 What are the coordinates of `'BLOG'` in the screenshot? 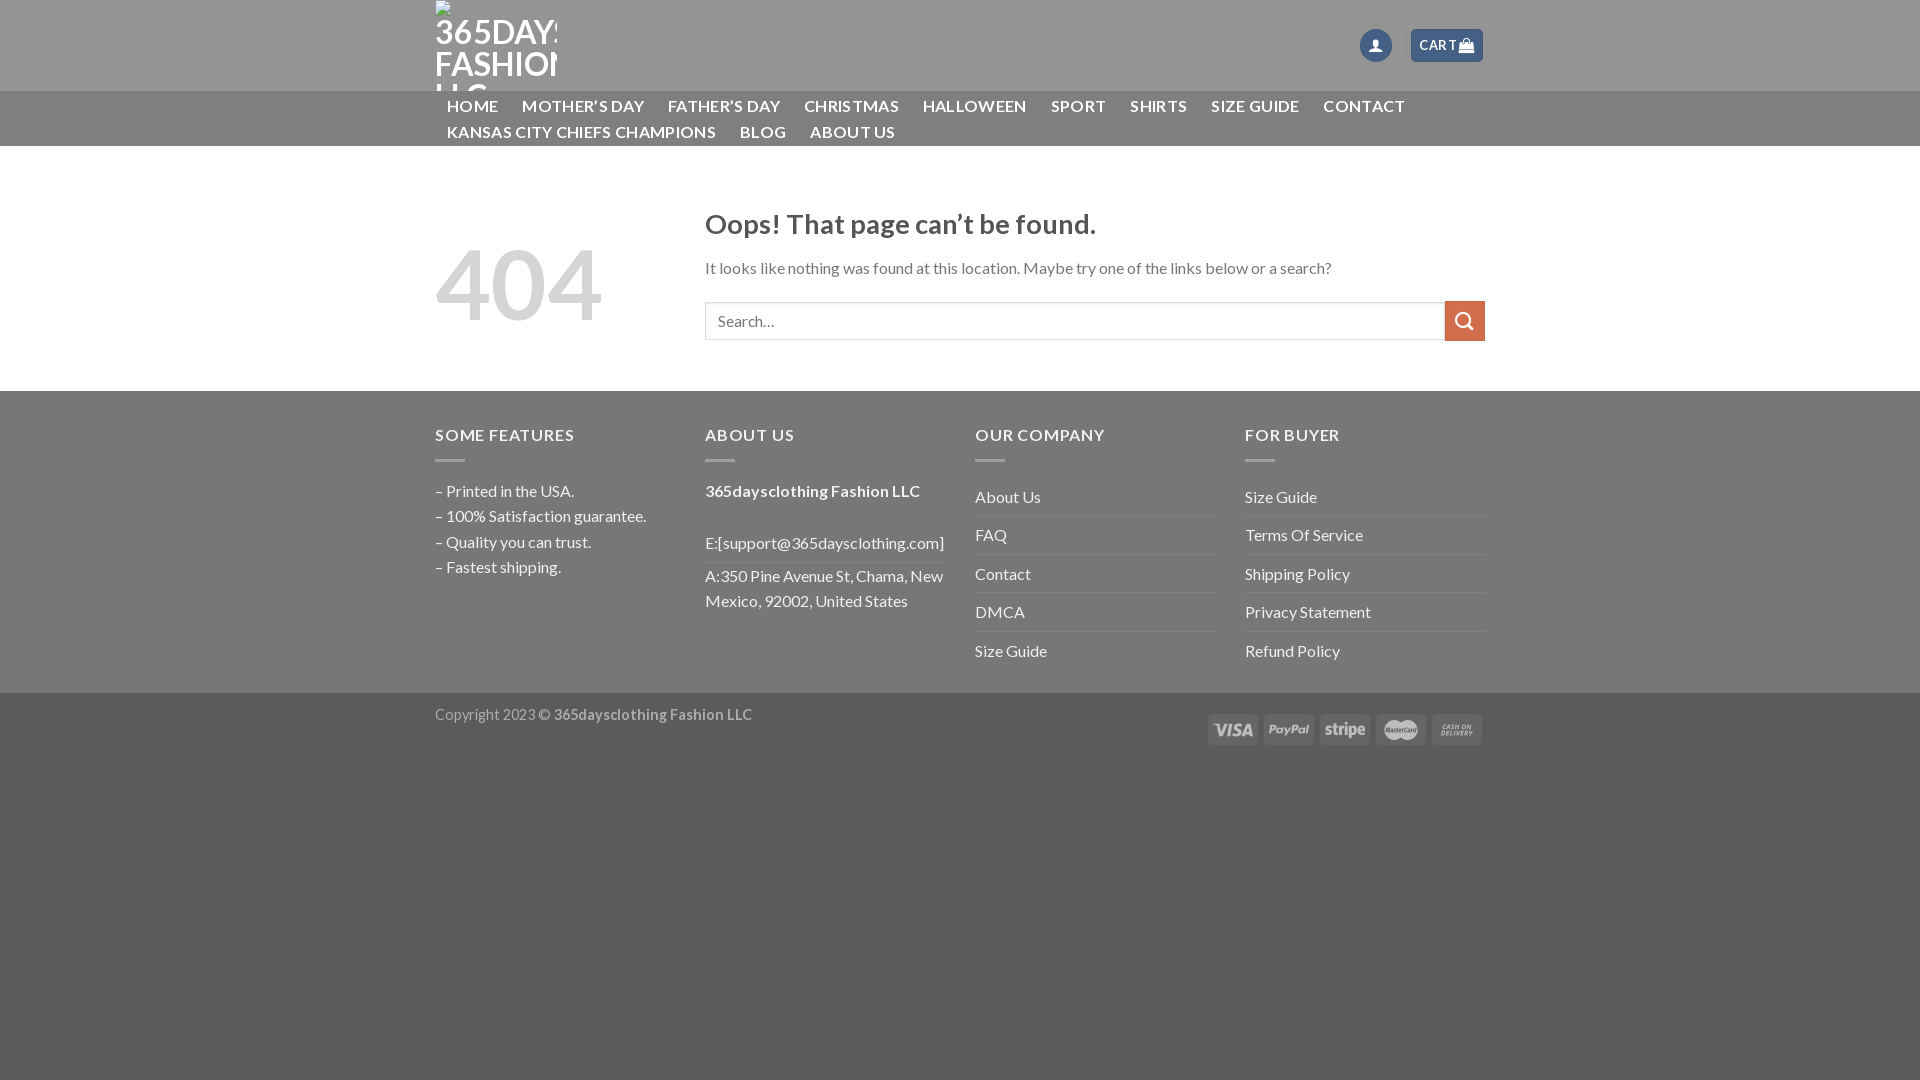 It's located at (727, 131).